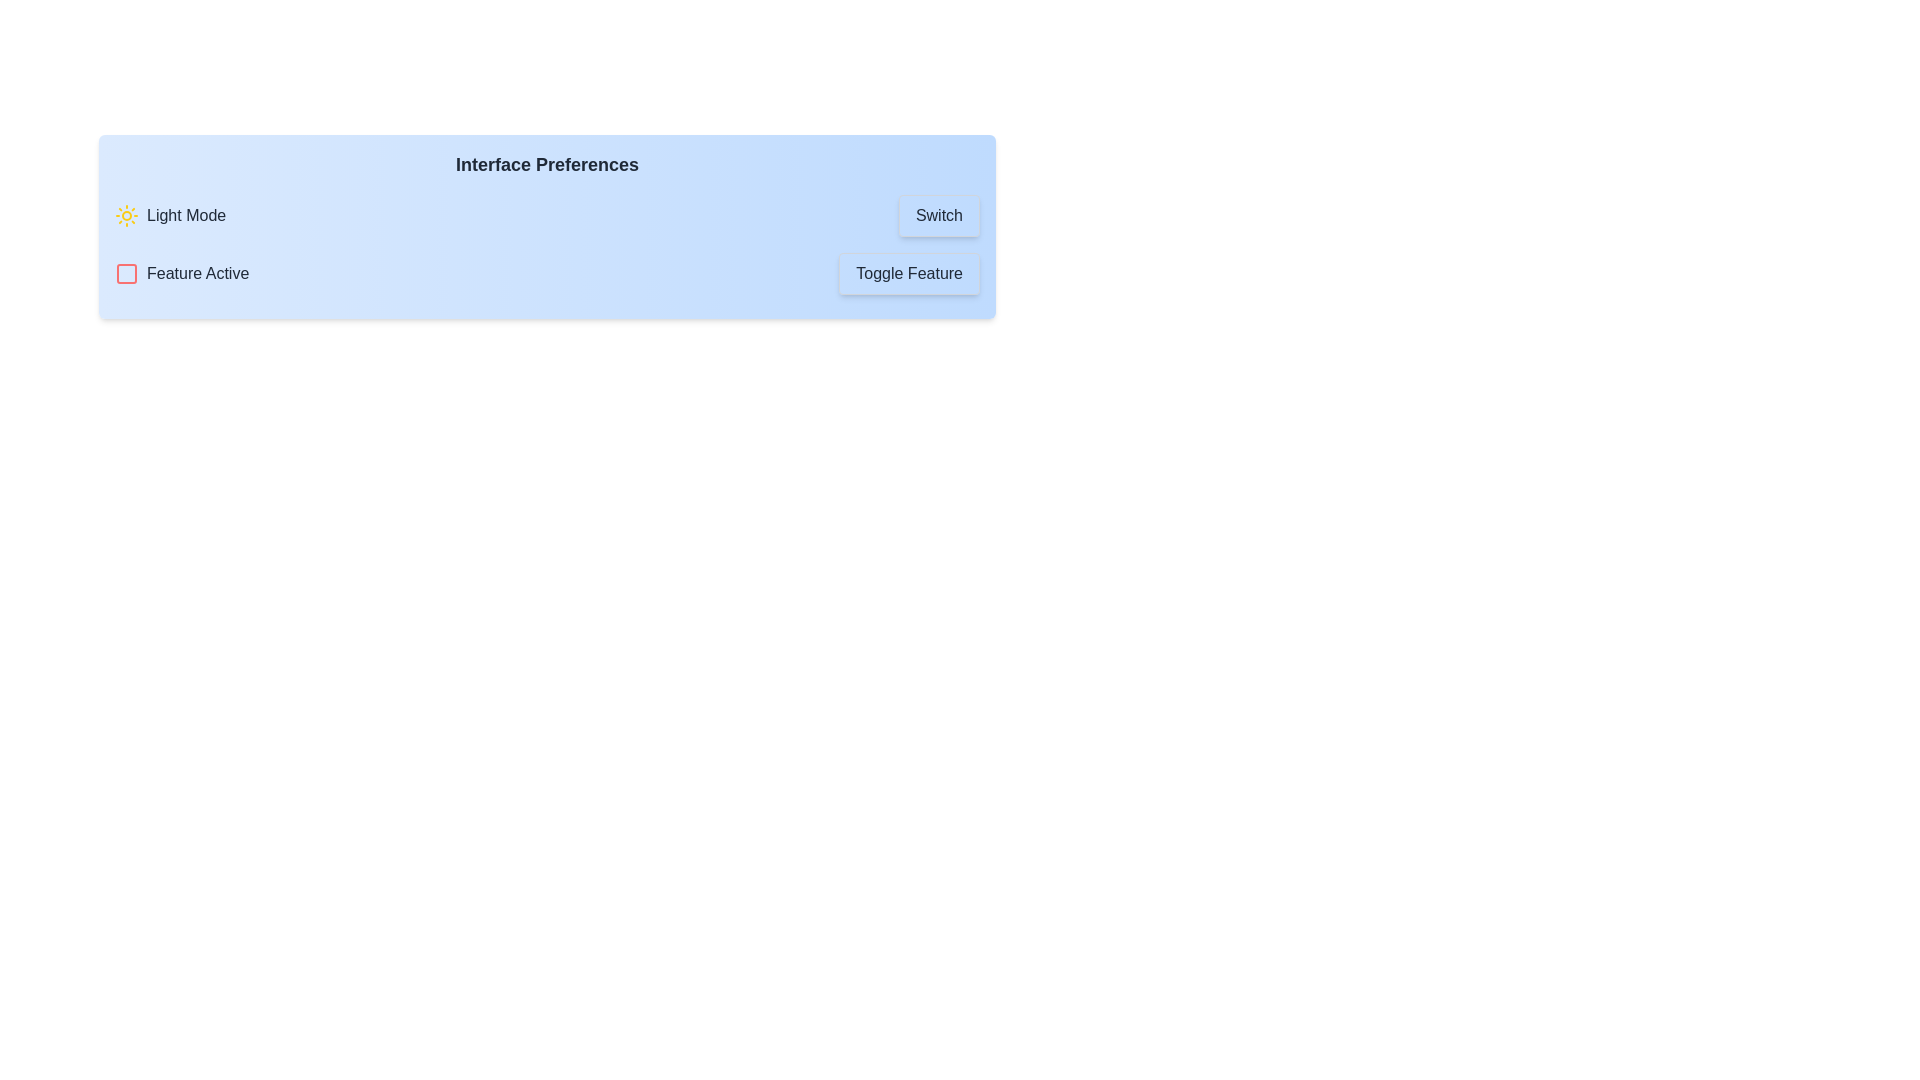 This screenshot has height=1080, width=1920. I want to click on the decorative shape within the red-bordered square icon that indicates the 'Feature Active' status in the 'Interface Preferences' section, so click(125, 273).